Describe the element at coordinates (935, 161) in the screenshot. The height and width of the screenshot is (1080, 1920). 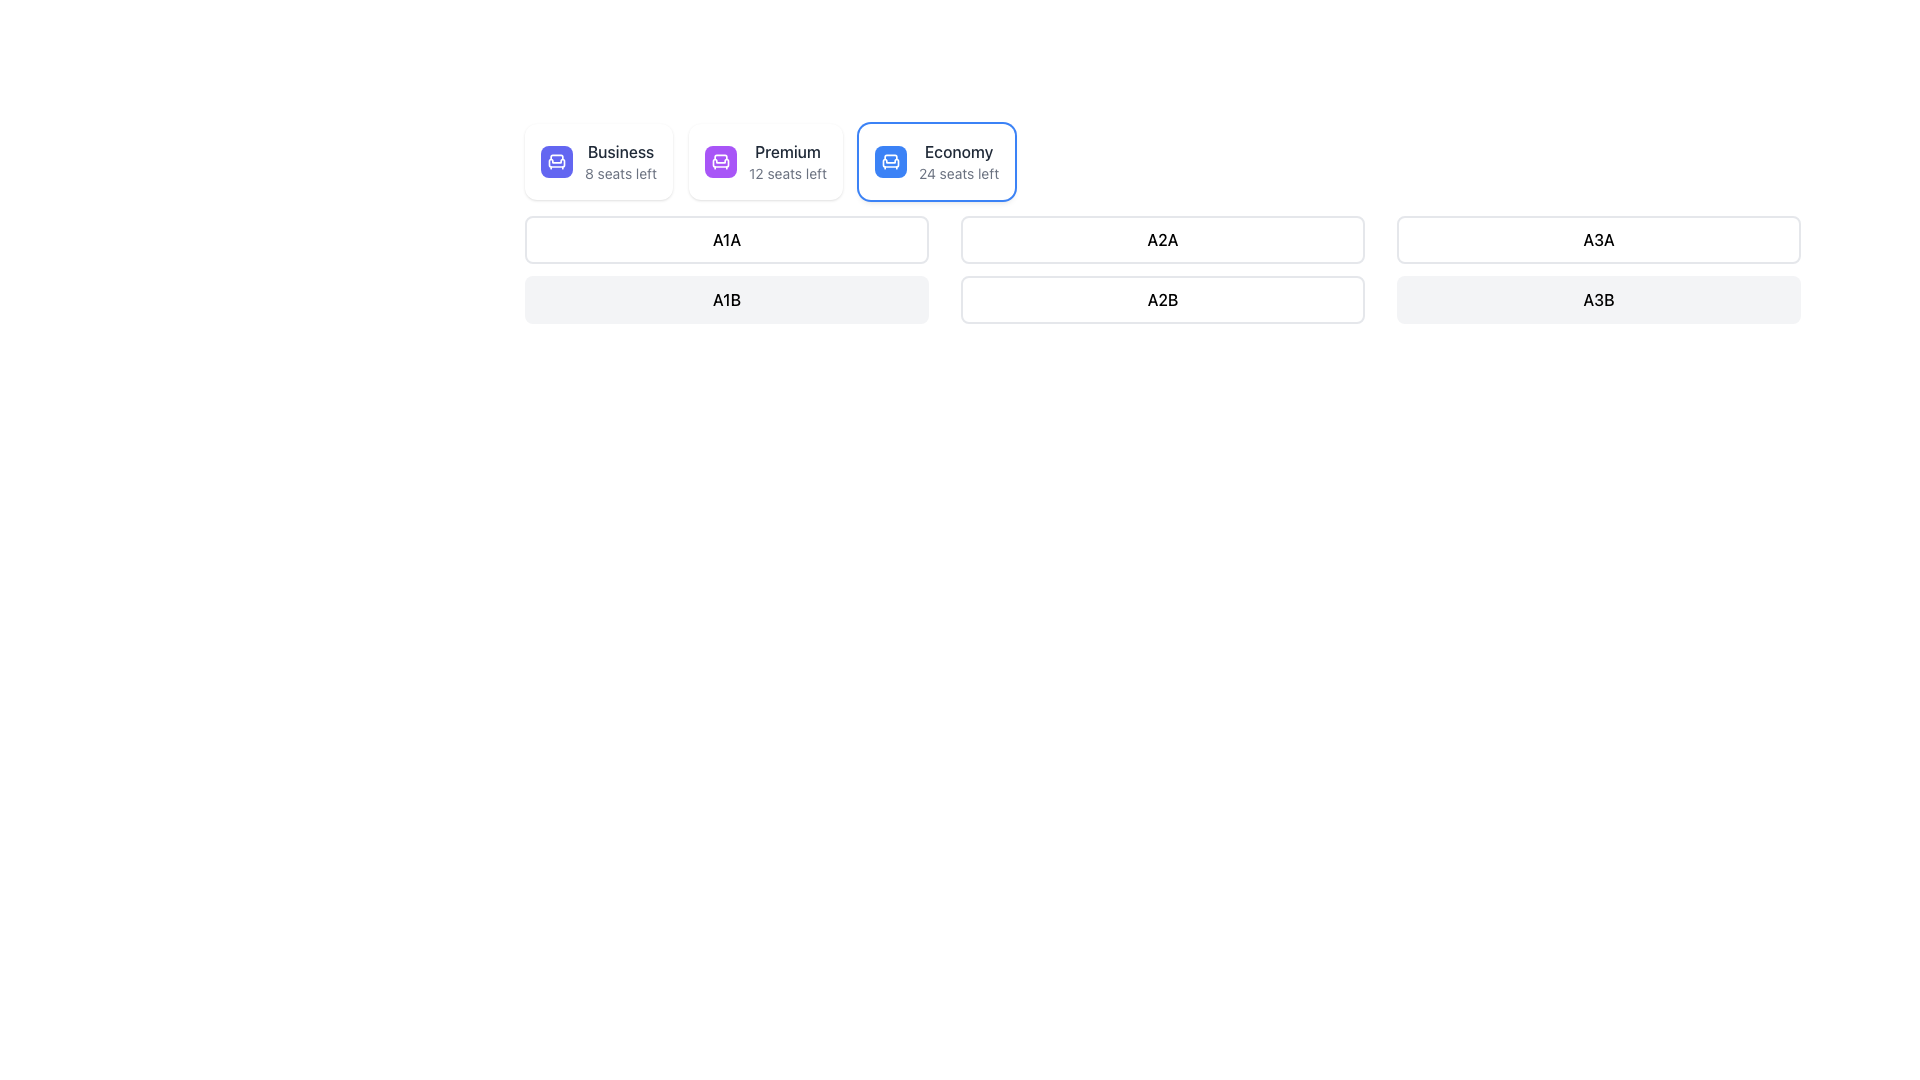
I see `the Economy button, which features a blue circular icon with a white armchair and the text 'Economy' above '24 seats left'` at that location.